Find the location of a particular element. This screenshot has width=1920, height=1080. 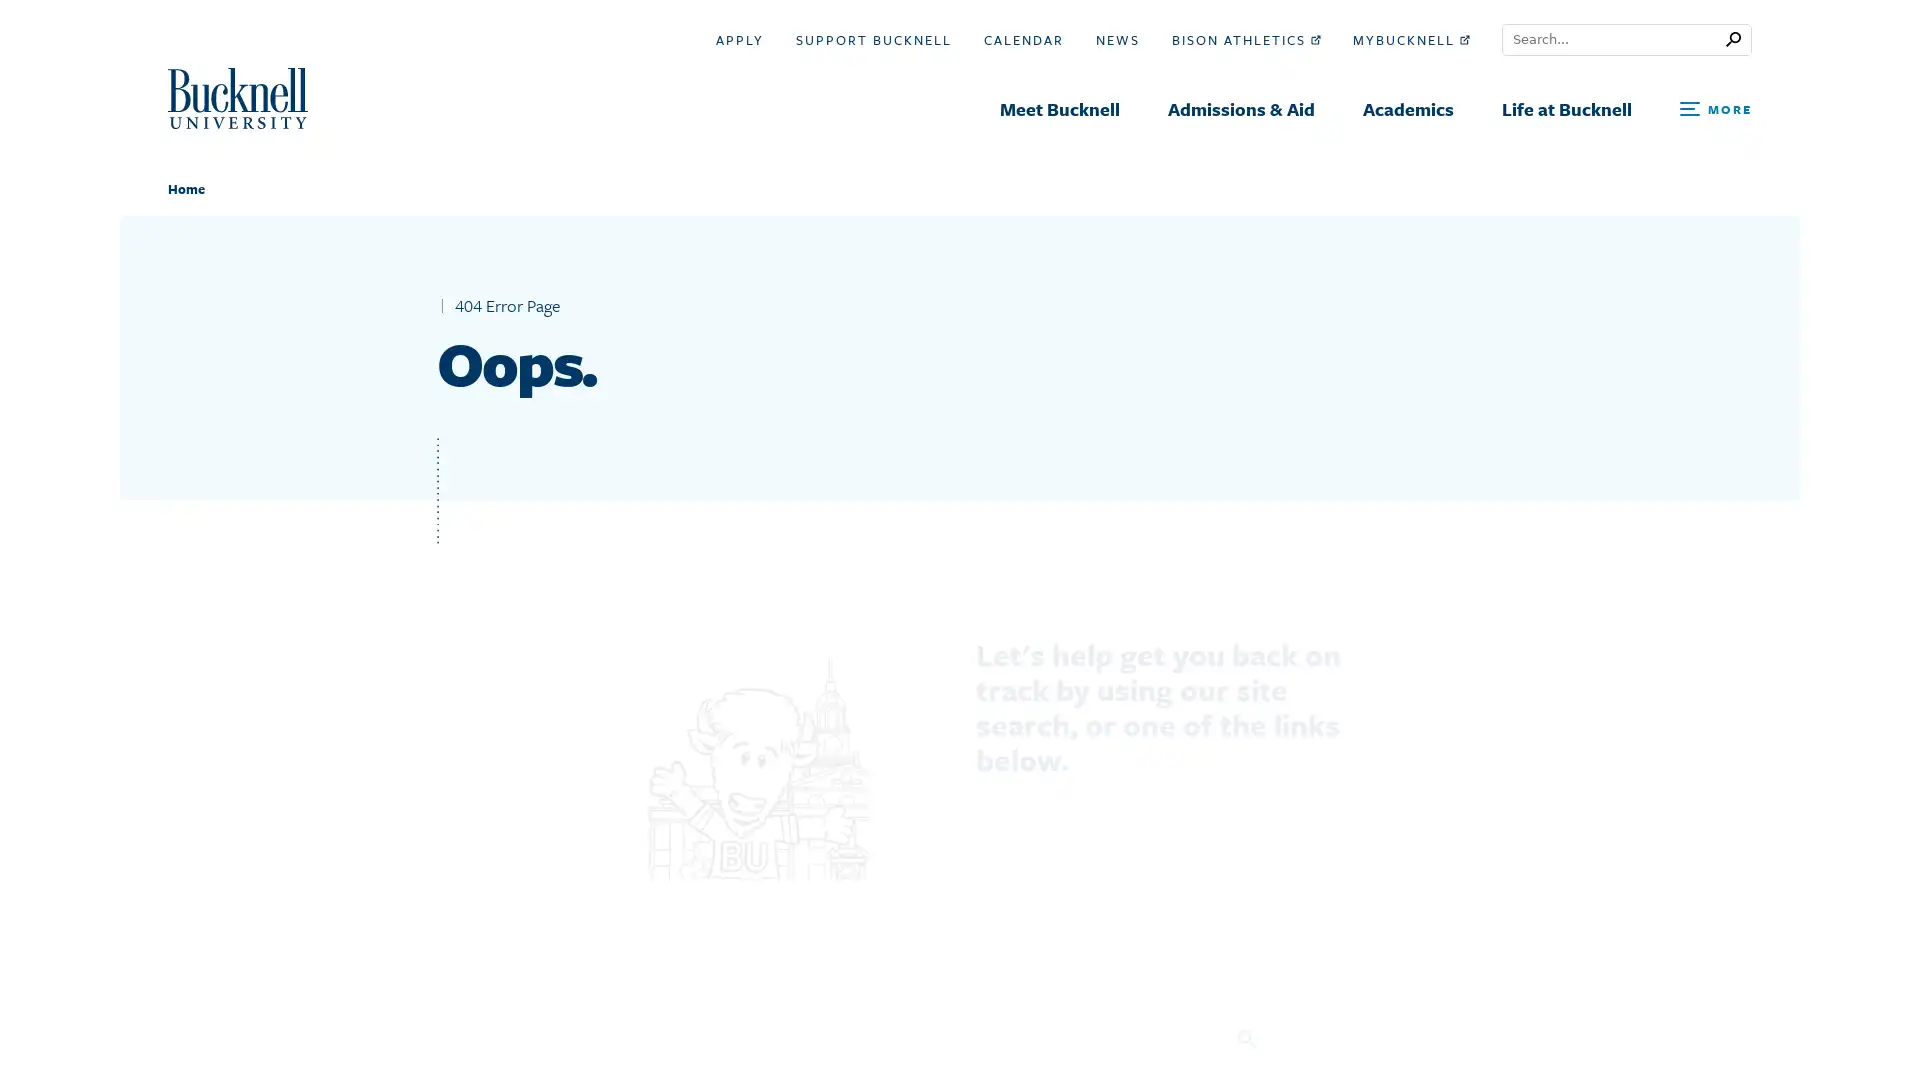

Search is located at coordinates (1246, 1051).